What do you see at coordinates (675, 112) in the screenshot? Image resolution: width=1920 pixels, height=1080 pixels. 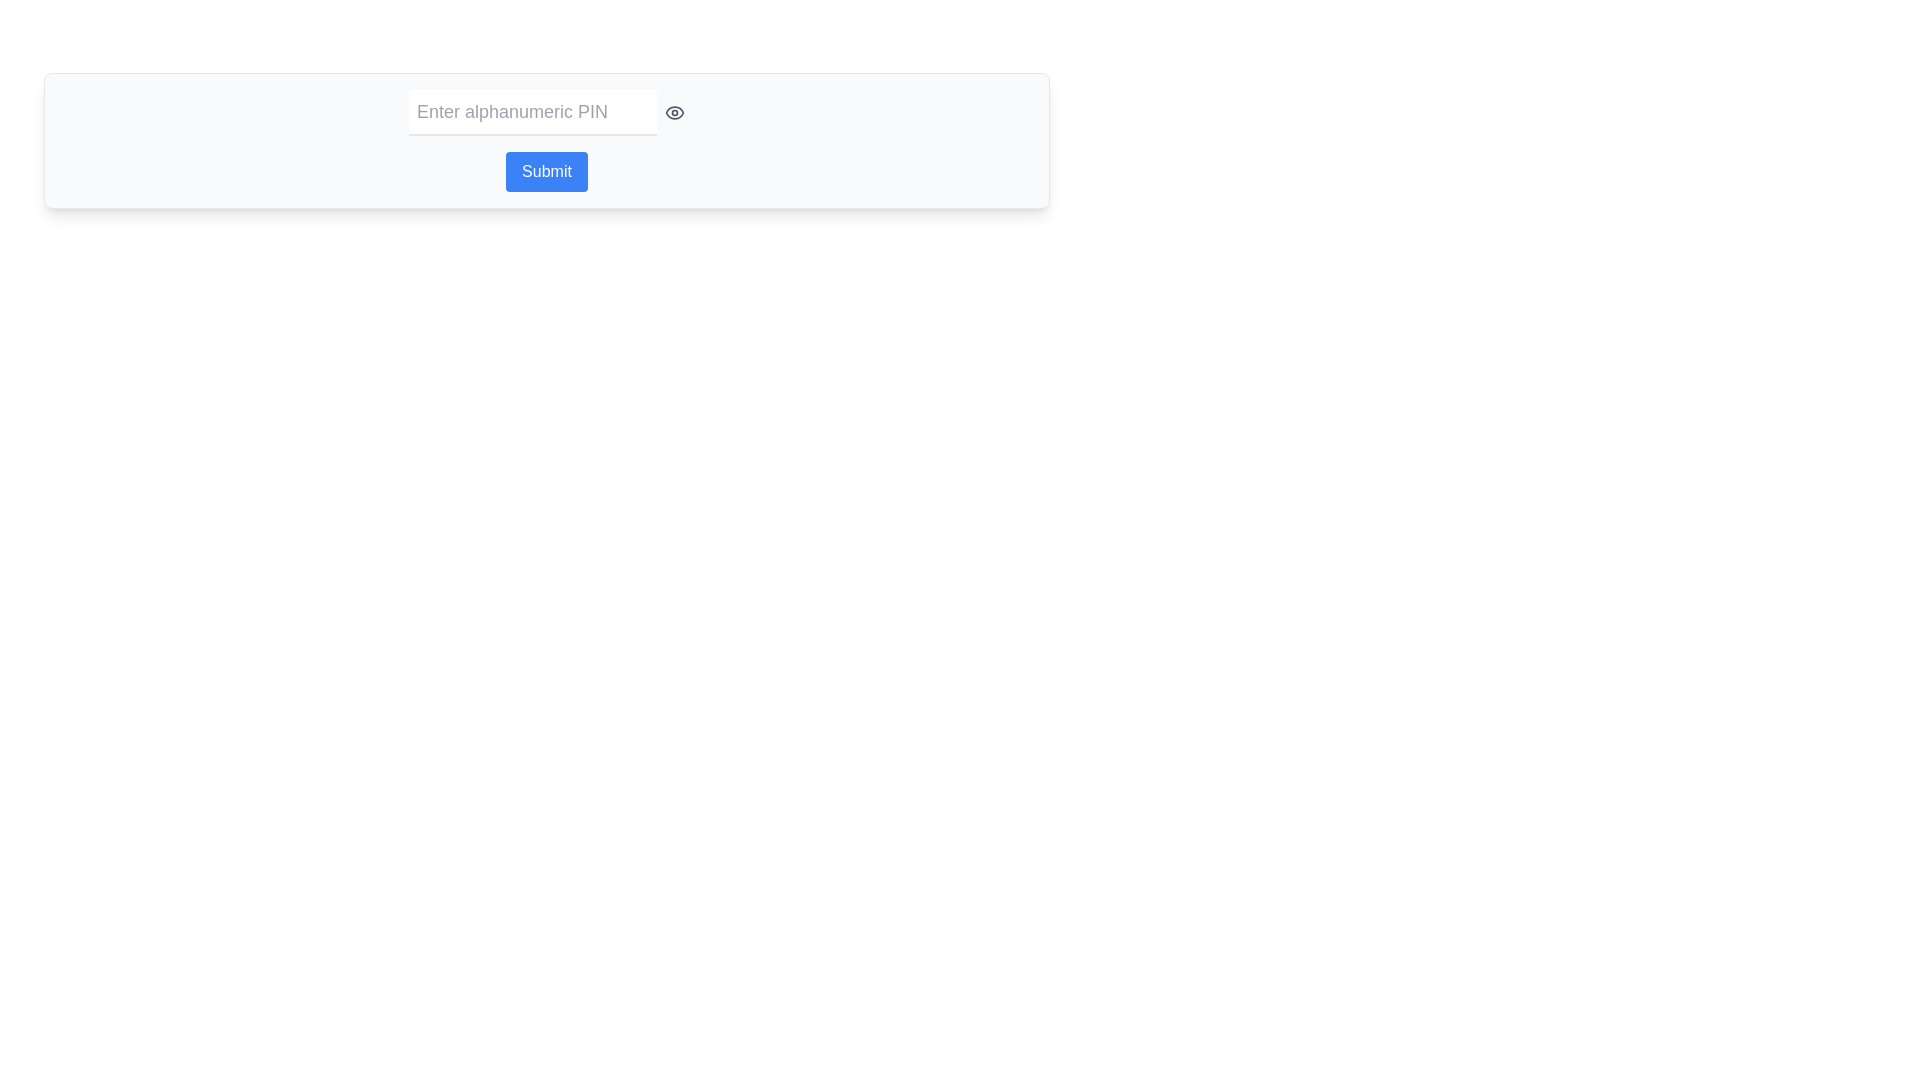 I see `the circular eye icon button located to the right of the 'Enter alphanumeric PIN' input field` at bounding box center [675, 112].